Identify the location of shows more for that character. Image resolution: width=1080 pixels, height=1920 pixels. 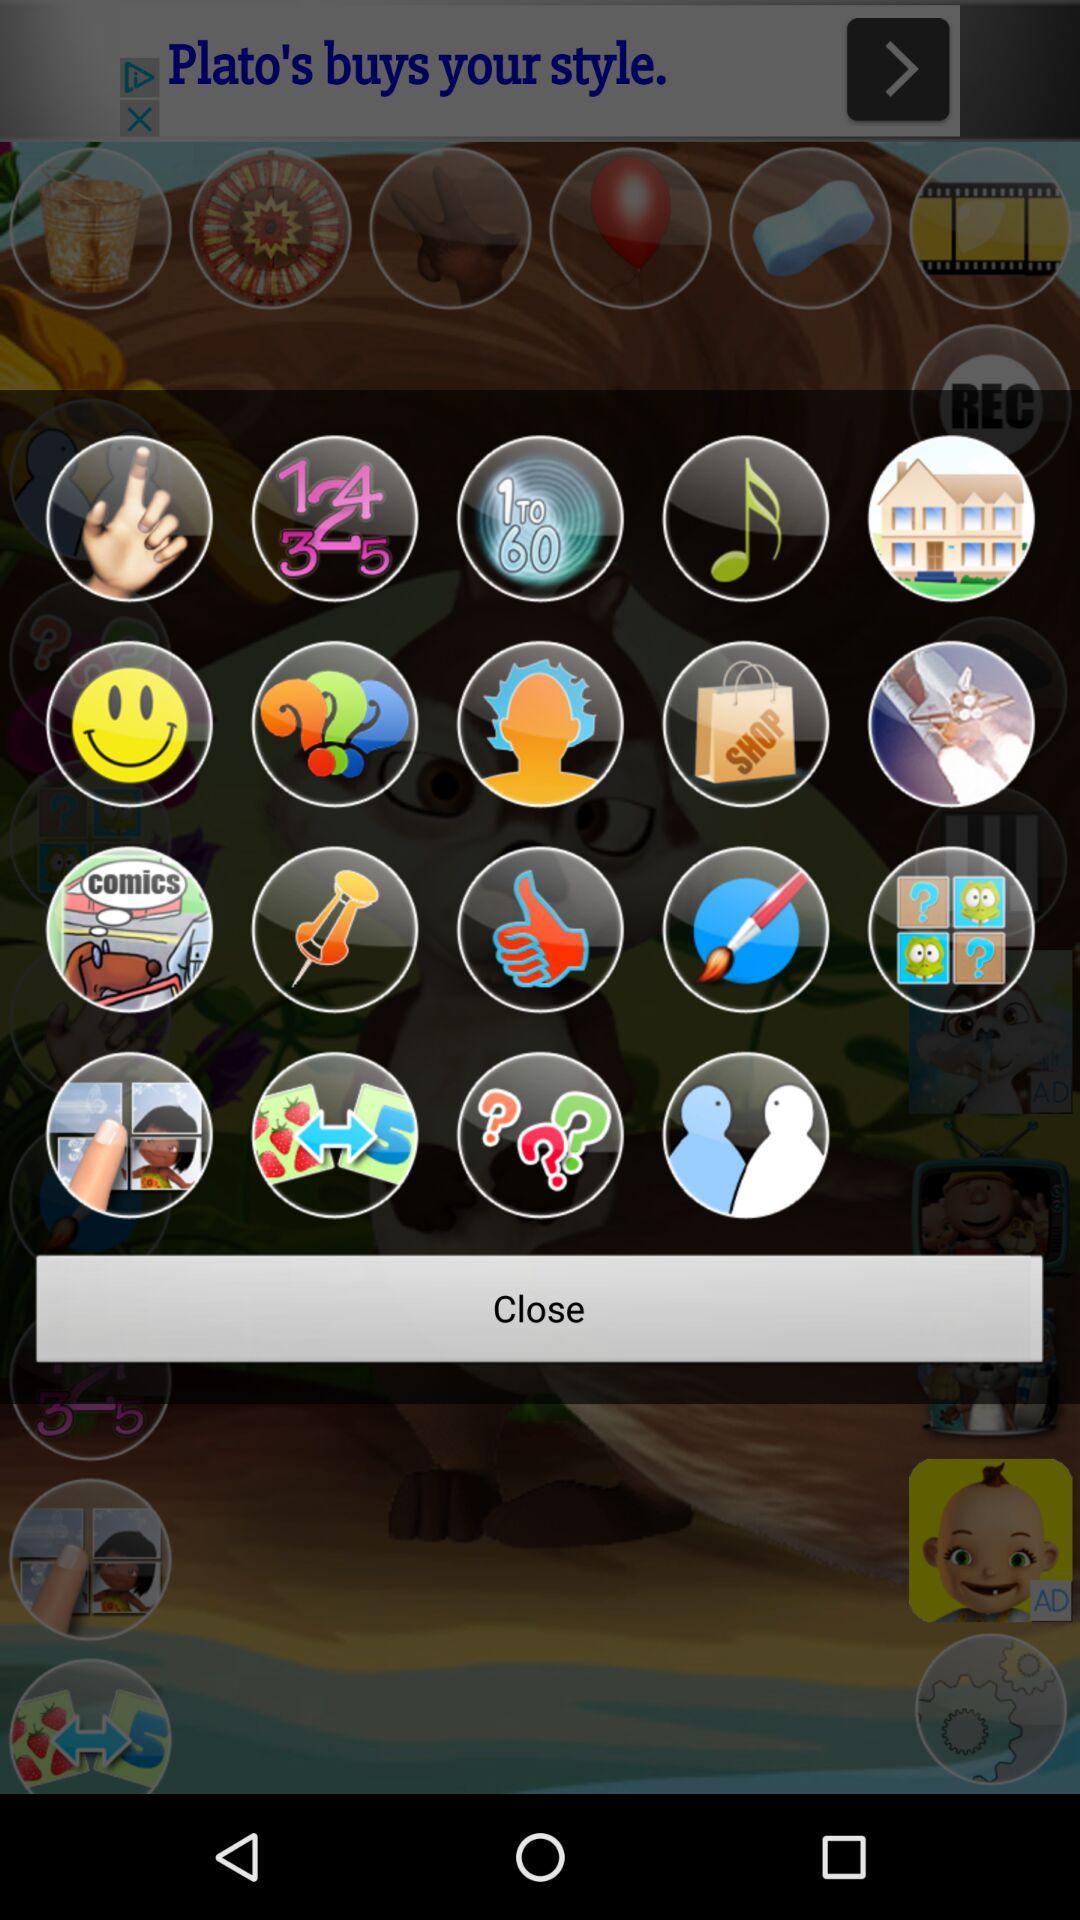
(950, 723).